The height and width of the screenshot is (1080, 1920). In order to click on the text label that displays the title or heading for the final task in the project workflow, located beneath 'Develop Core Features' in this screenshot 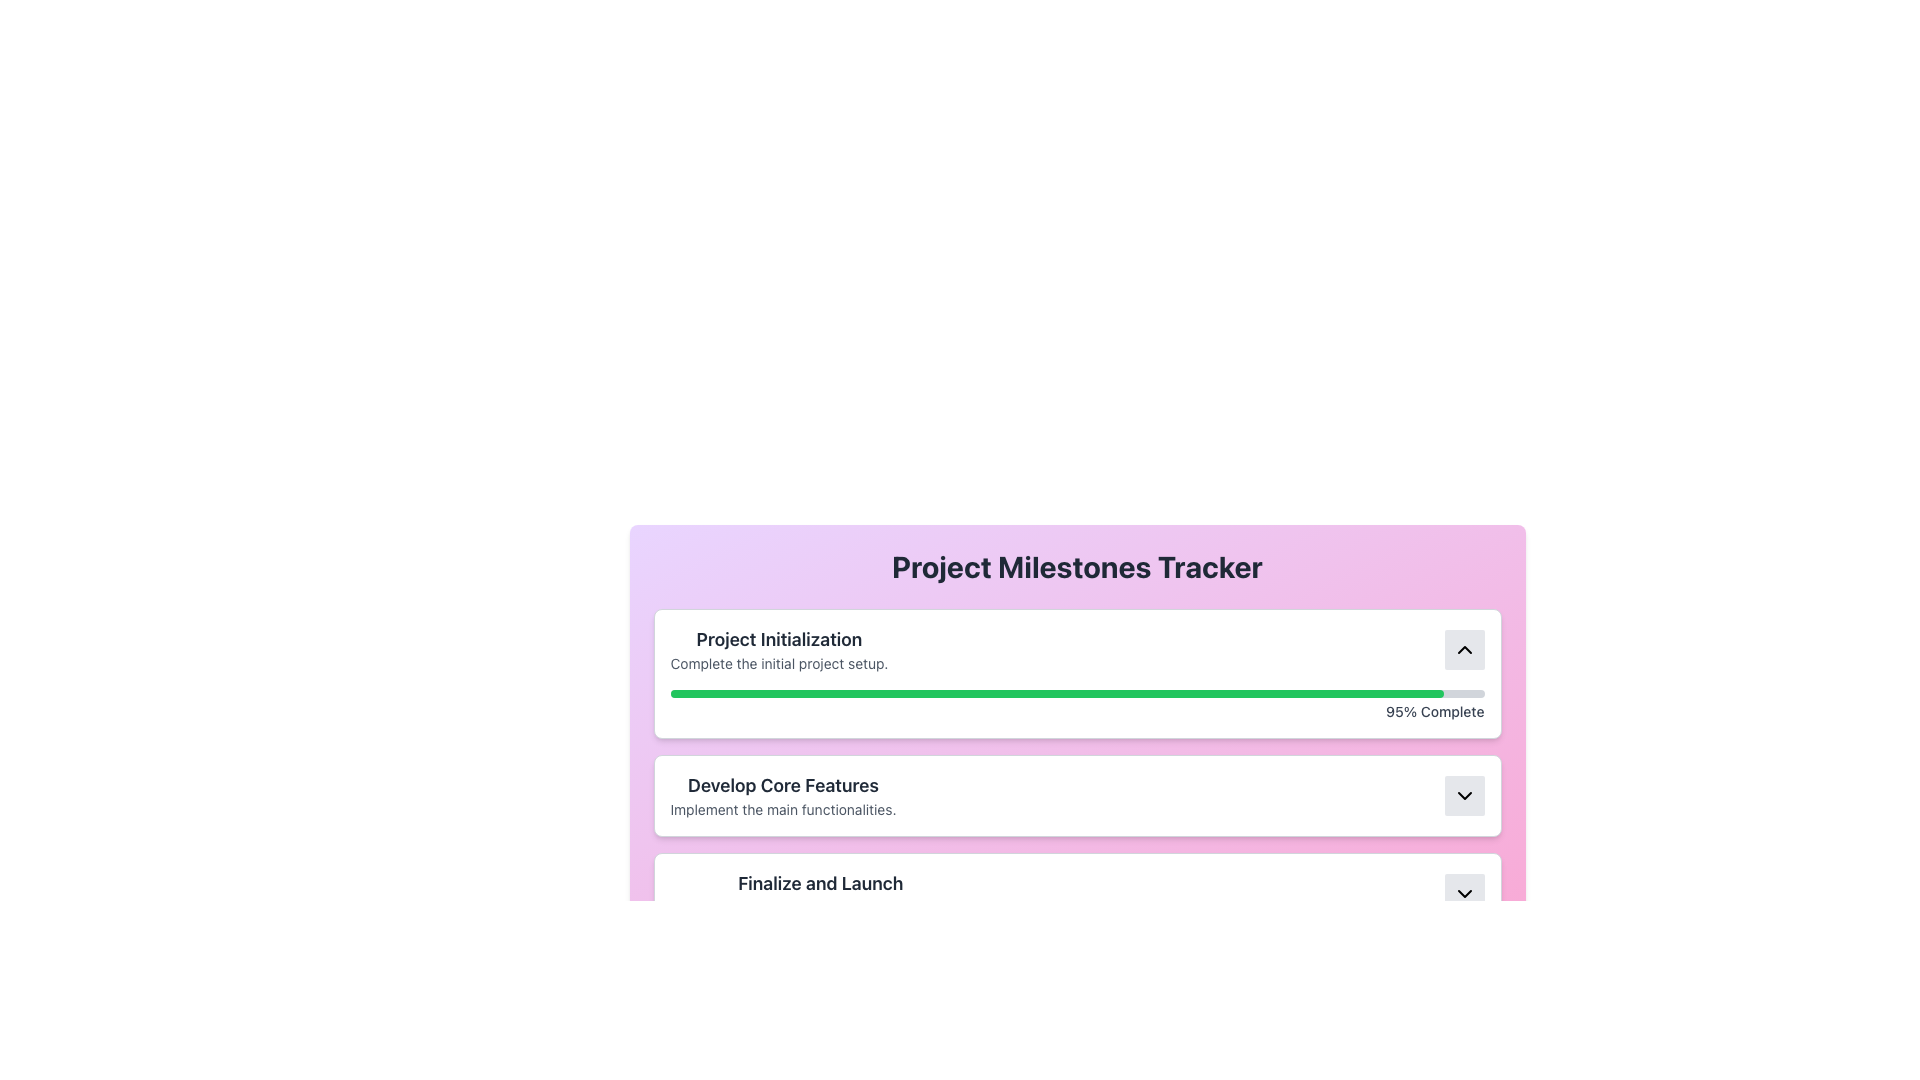, I will do `click(820, 882)`.